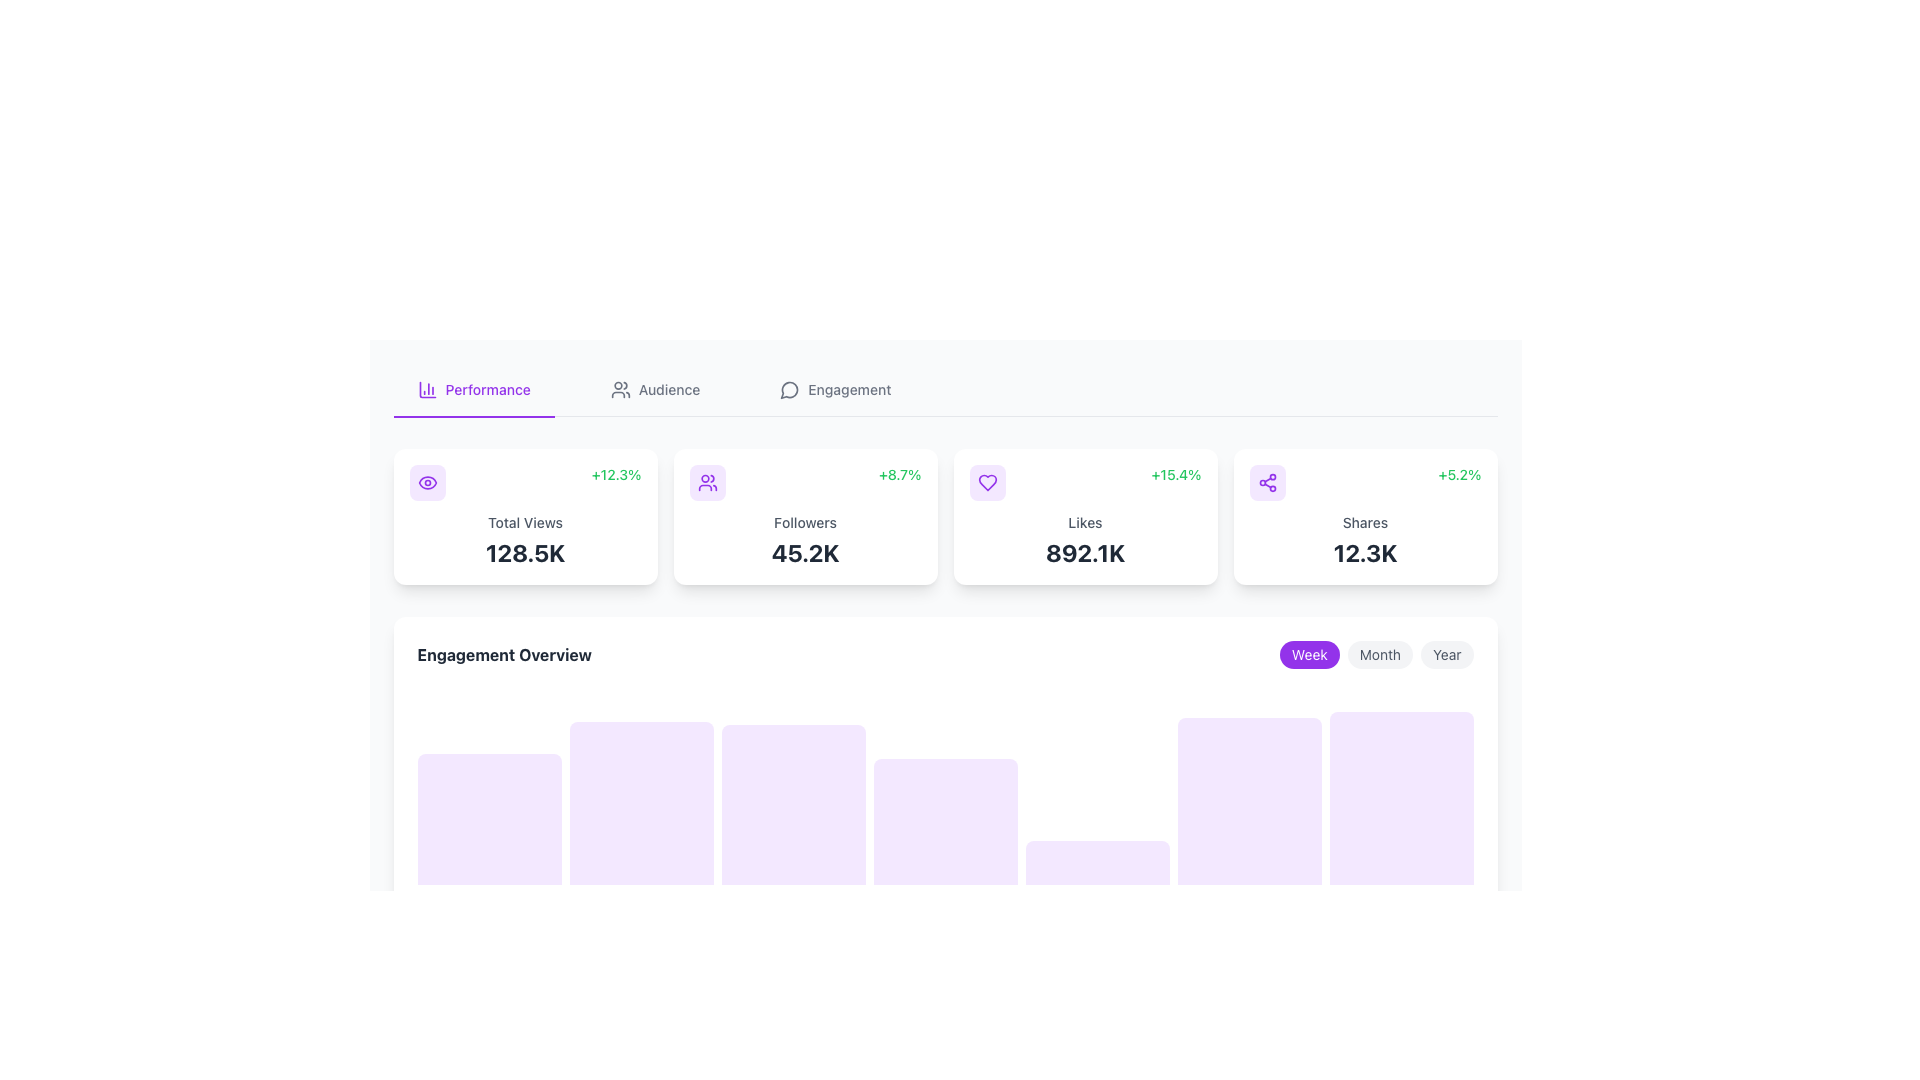  What do you see at coordinates (489, 819) in the screenshot?
I see `the first vertical bar of the bar chart styled in light purple, located below the 'Engagement Overview' title` at bounding box center [489, 819].